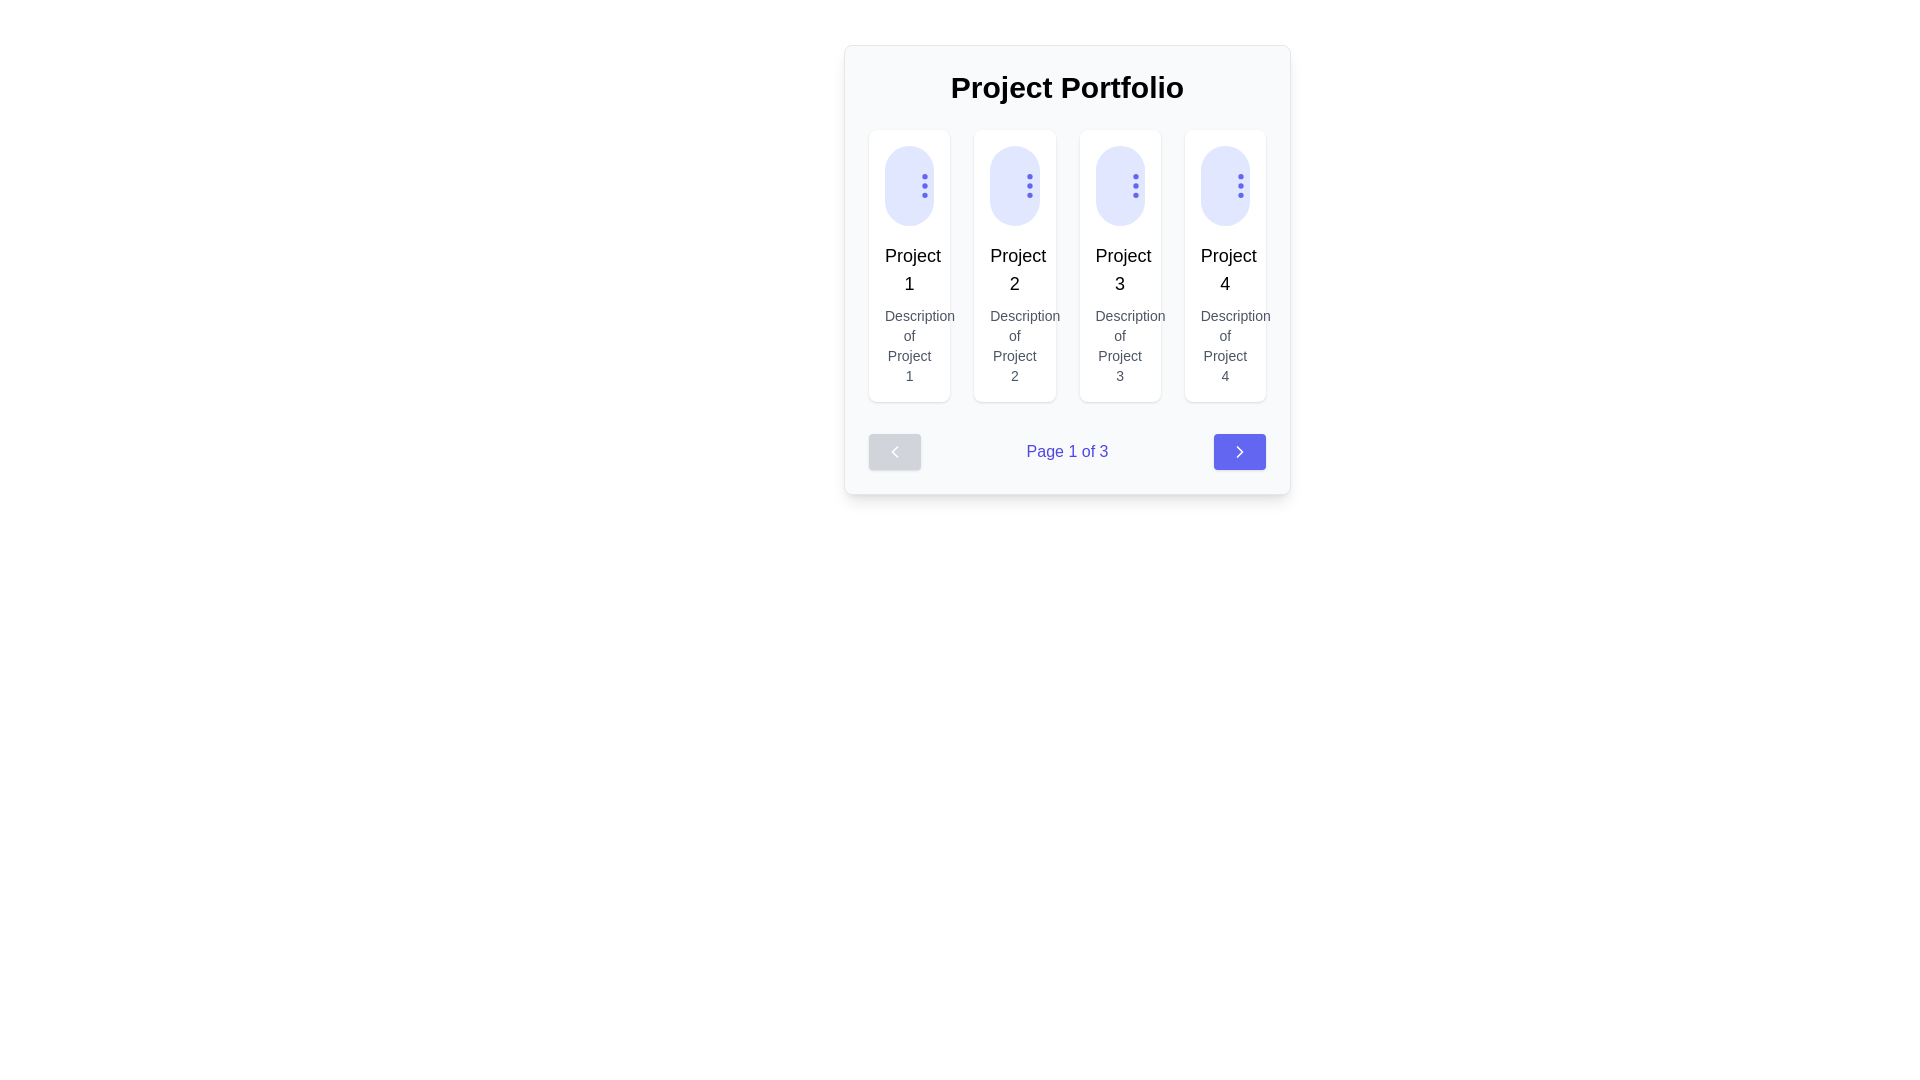  What do you see at coordinates (893, 451) in the screenshot?
I see `the previous page navigation button located on the left side of the pagination control bar, which enables navigation to the previous page when clicked` at bounding box center [893, 451].